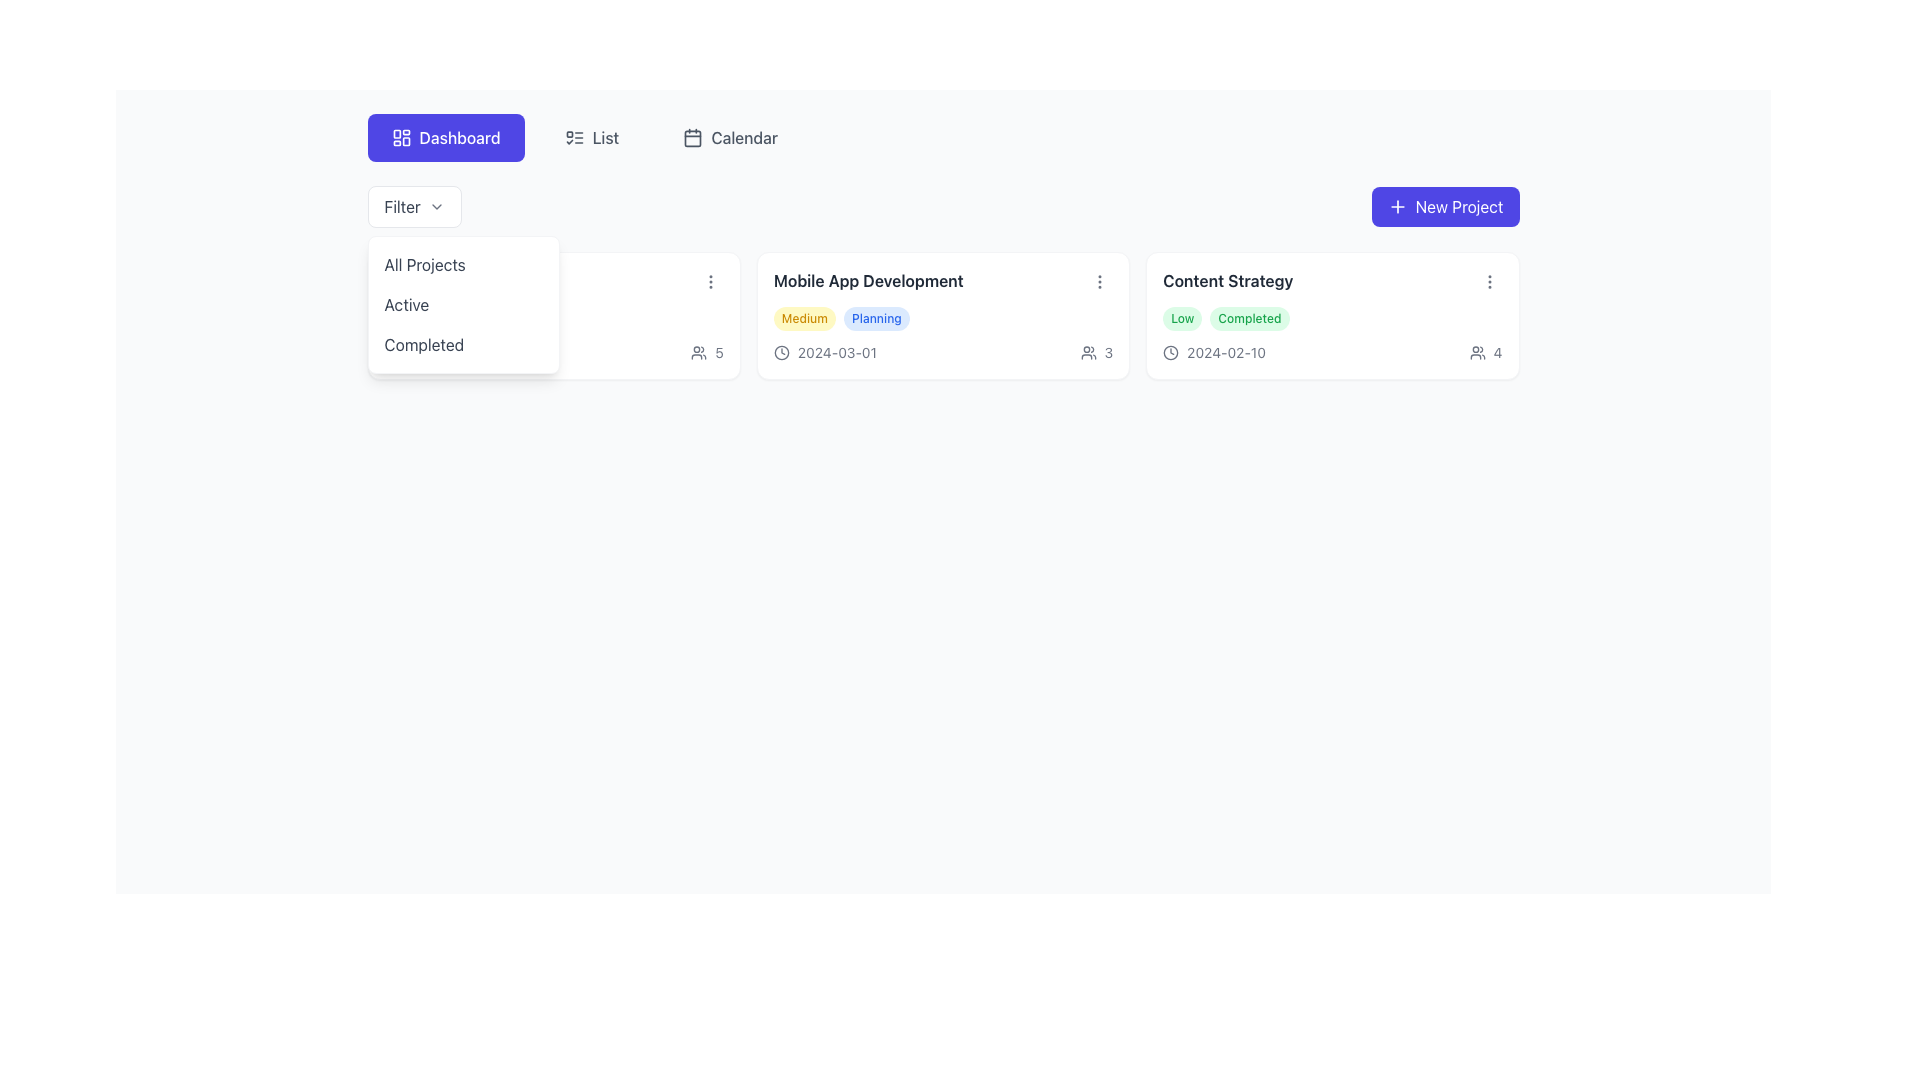 The height and width of the screenshot is (1080, 1920). What do you see at coordinates (392, 352) in the screenshot?
I see `the clock icon indicating 'Completed' tasks in the dropdown menu associated with the 'Filter' button beneath the 'Dashboard' navigation bar` at bounding box center [392, 352].